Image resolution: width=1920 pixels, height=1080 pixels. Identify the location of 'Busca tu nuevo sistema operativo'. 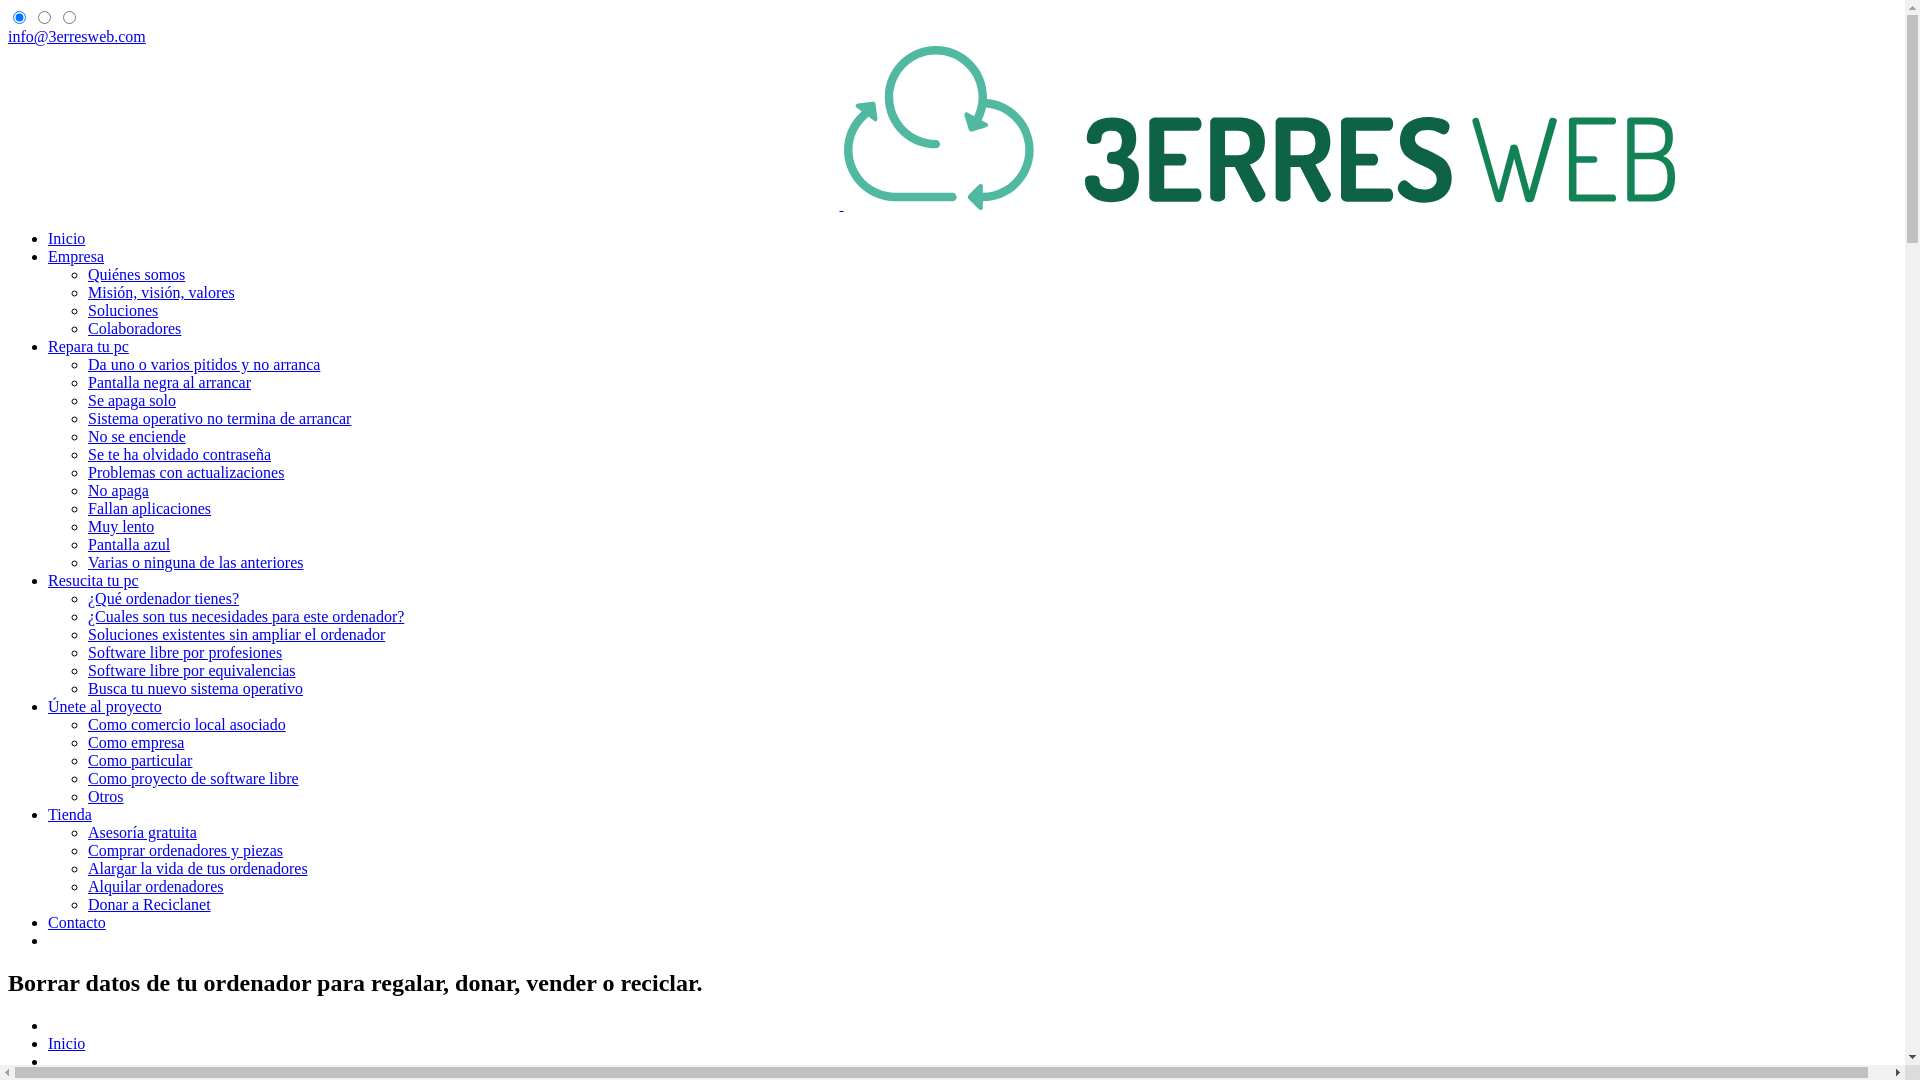
(195, 687).